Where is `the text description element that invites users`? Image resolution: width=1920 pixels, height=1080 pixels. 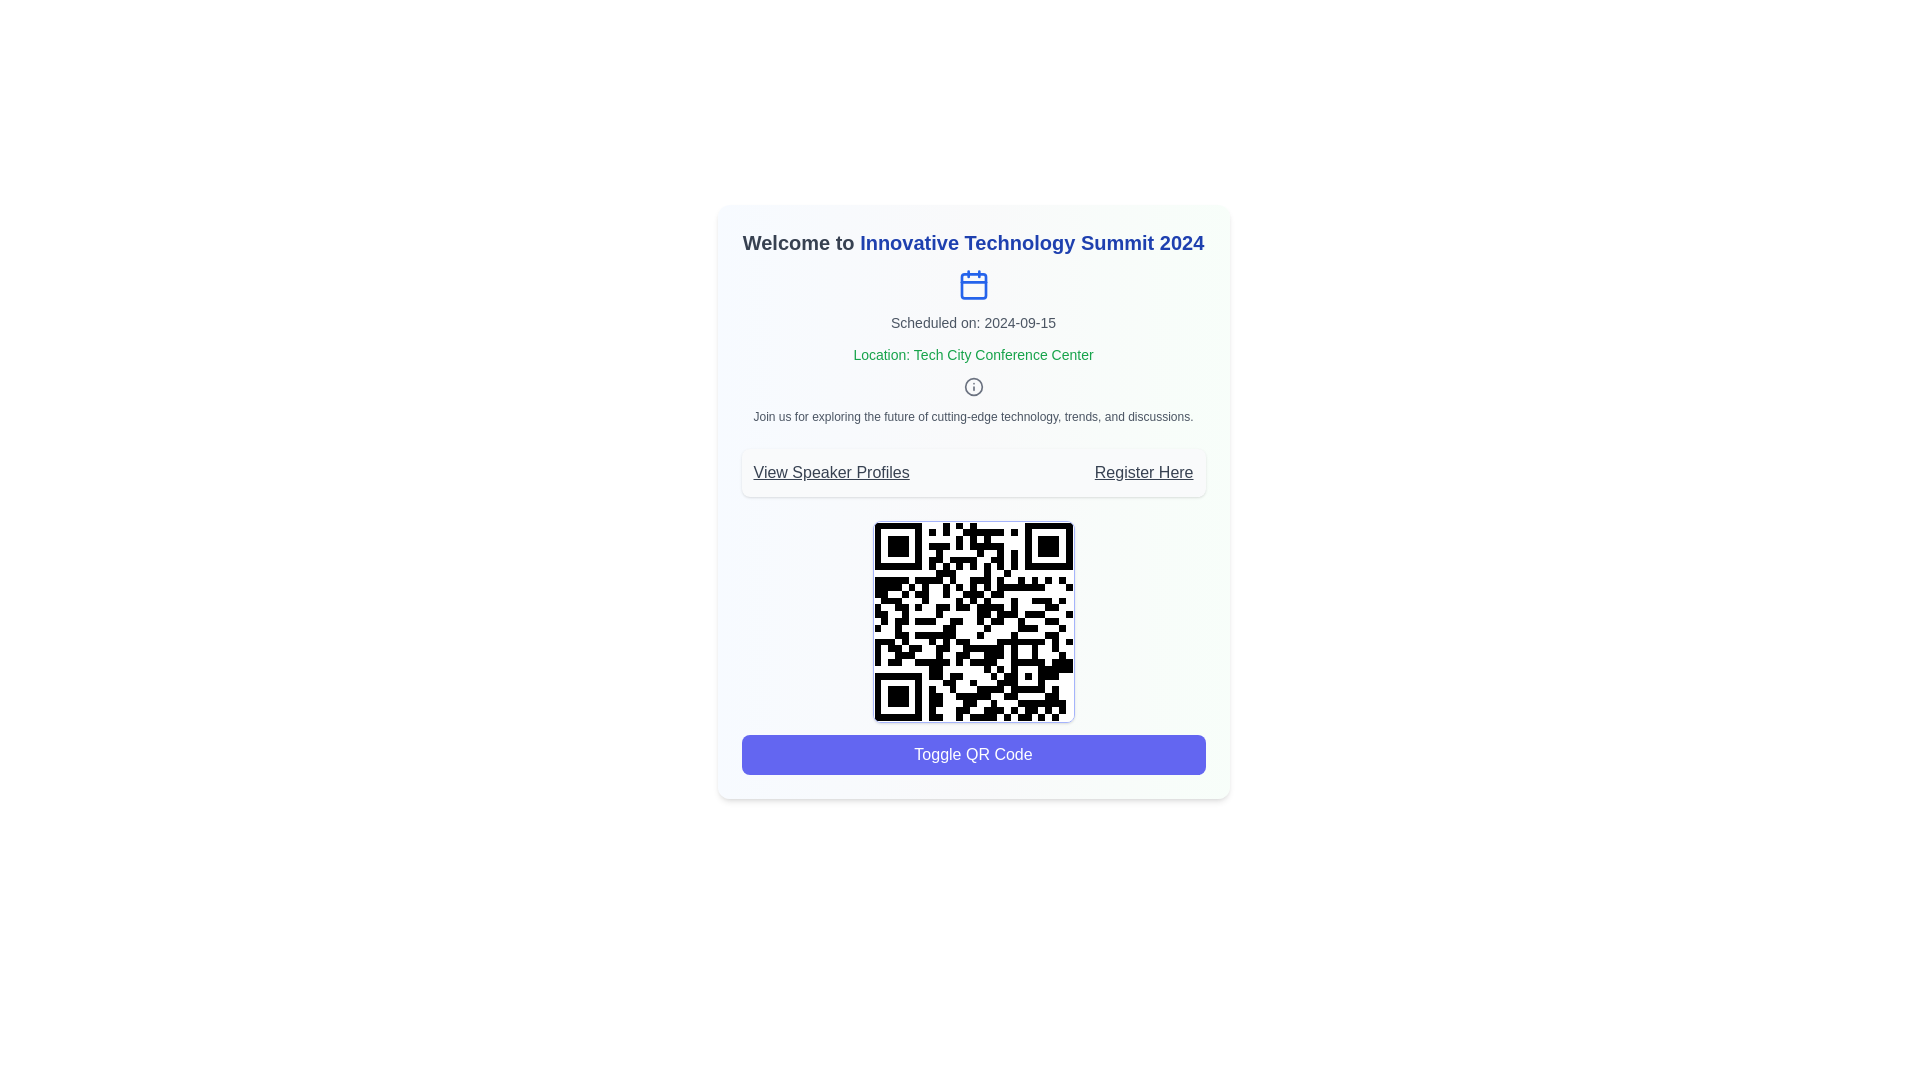
the text description element that invites users is located at coordinates (973, 415).